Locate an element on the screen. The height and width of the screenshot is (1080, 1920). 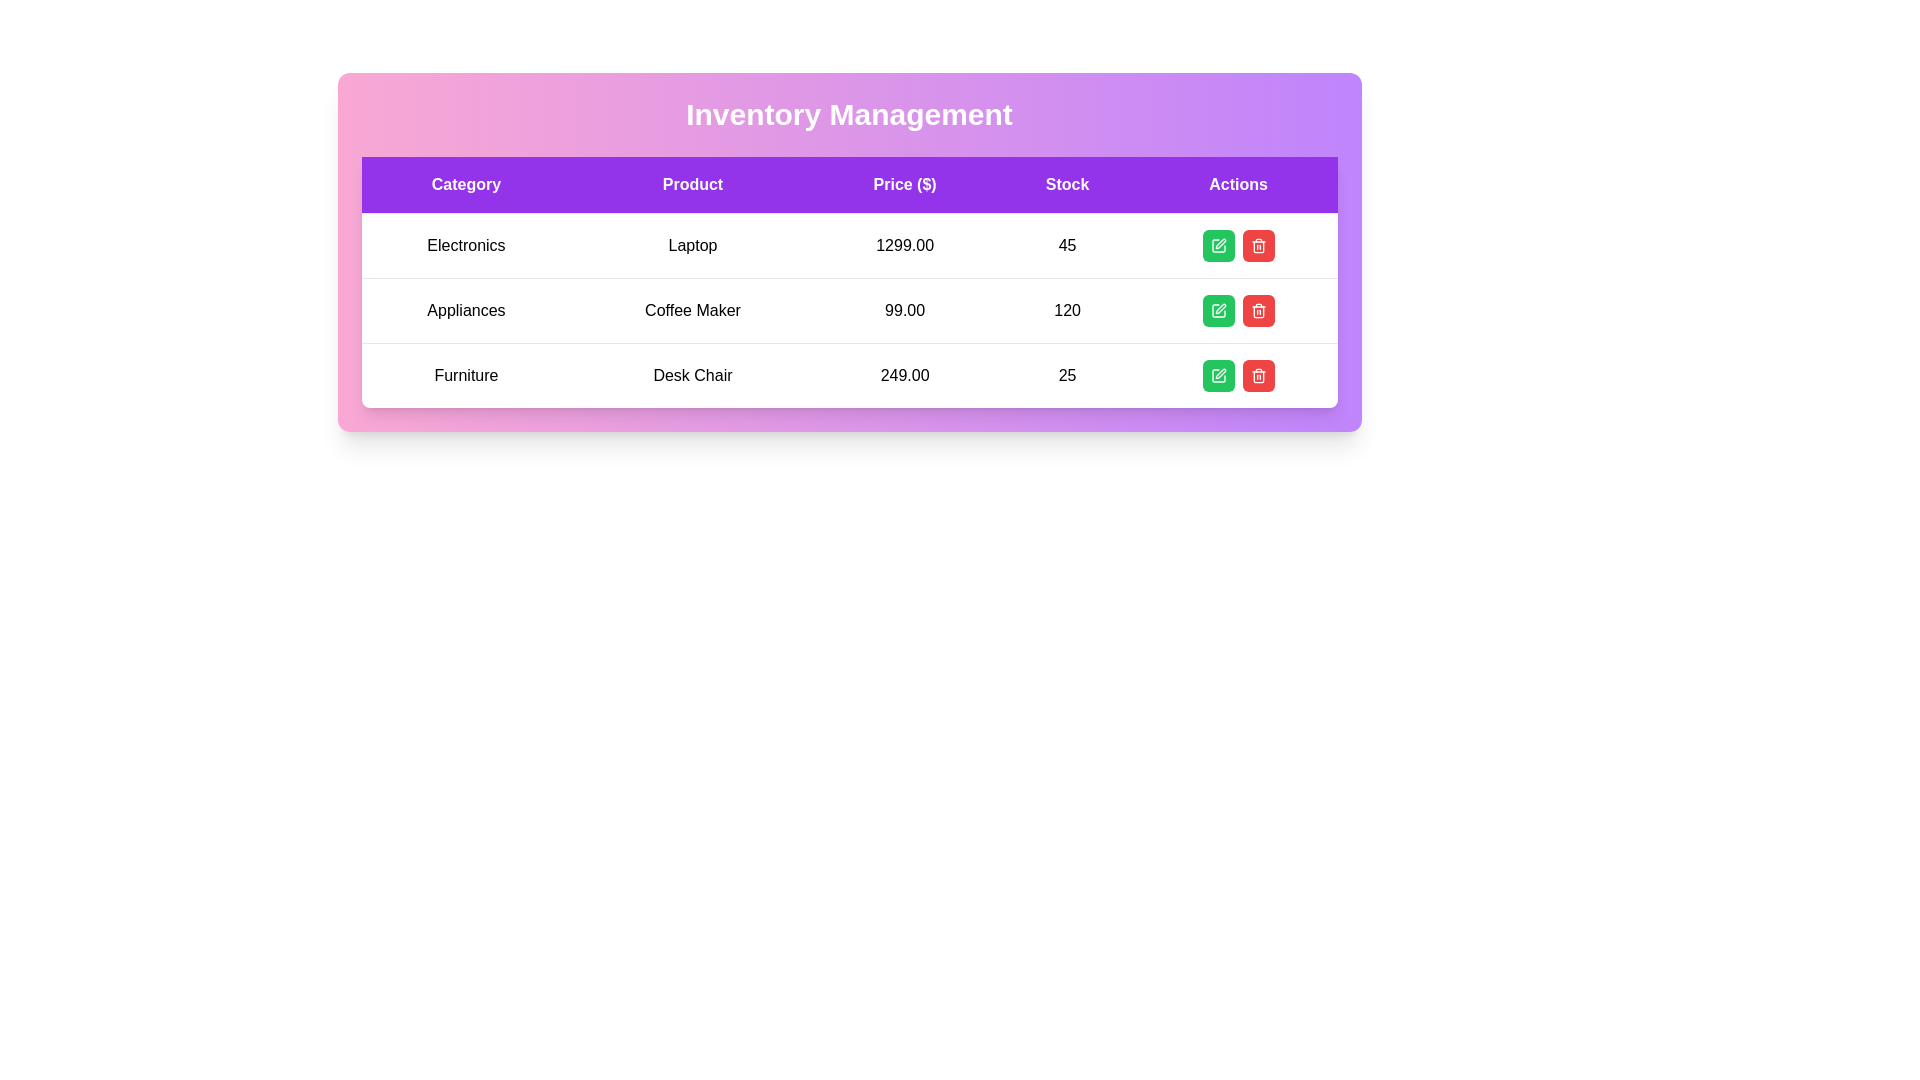
the trash icon button located in the 'Actions' column of the table is located at coordinates (1257, 245).